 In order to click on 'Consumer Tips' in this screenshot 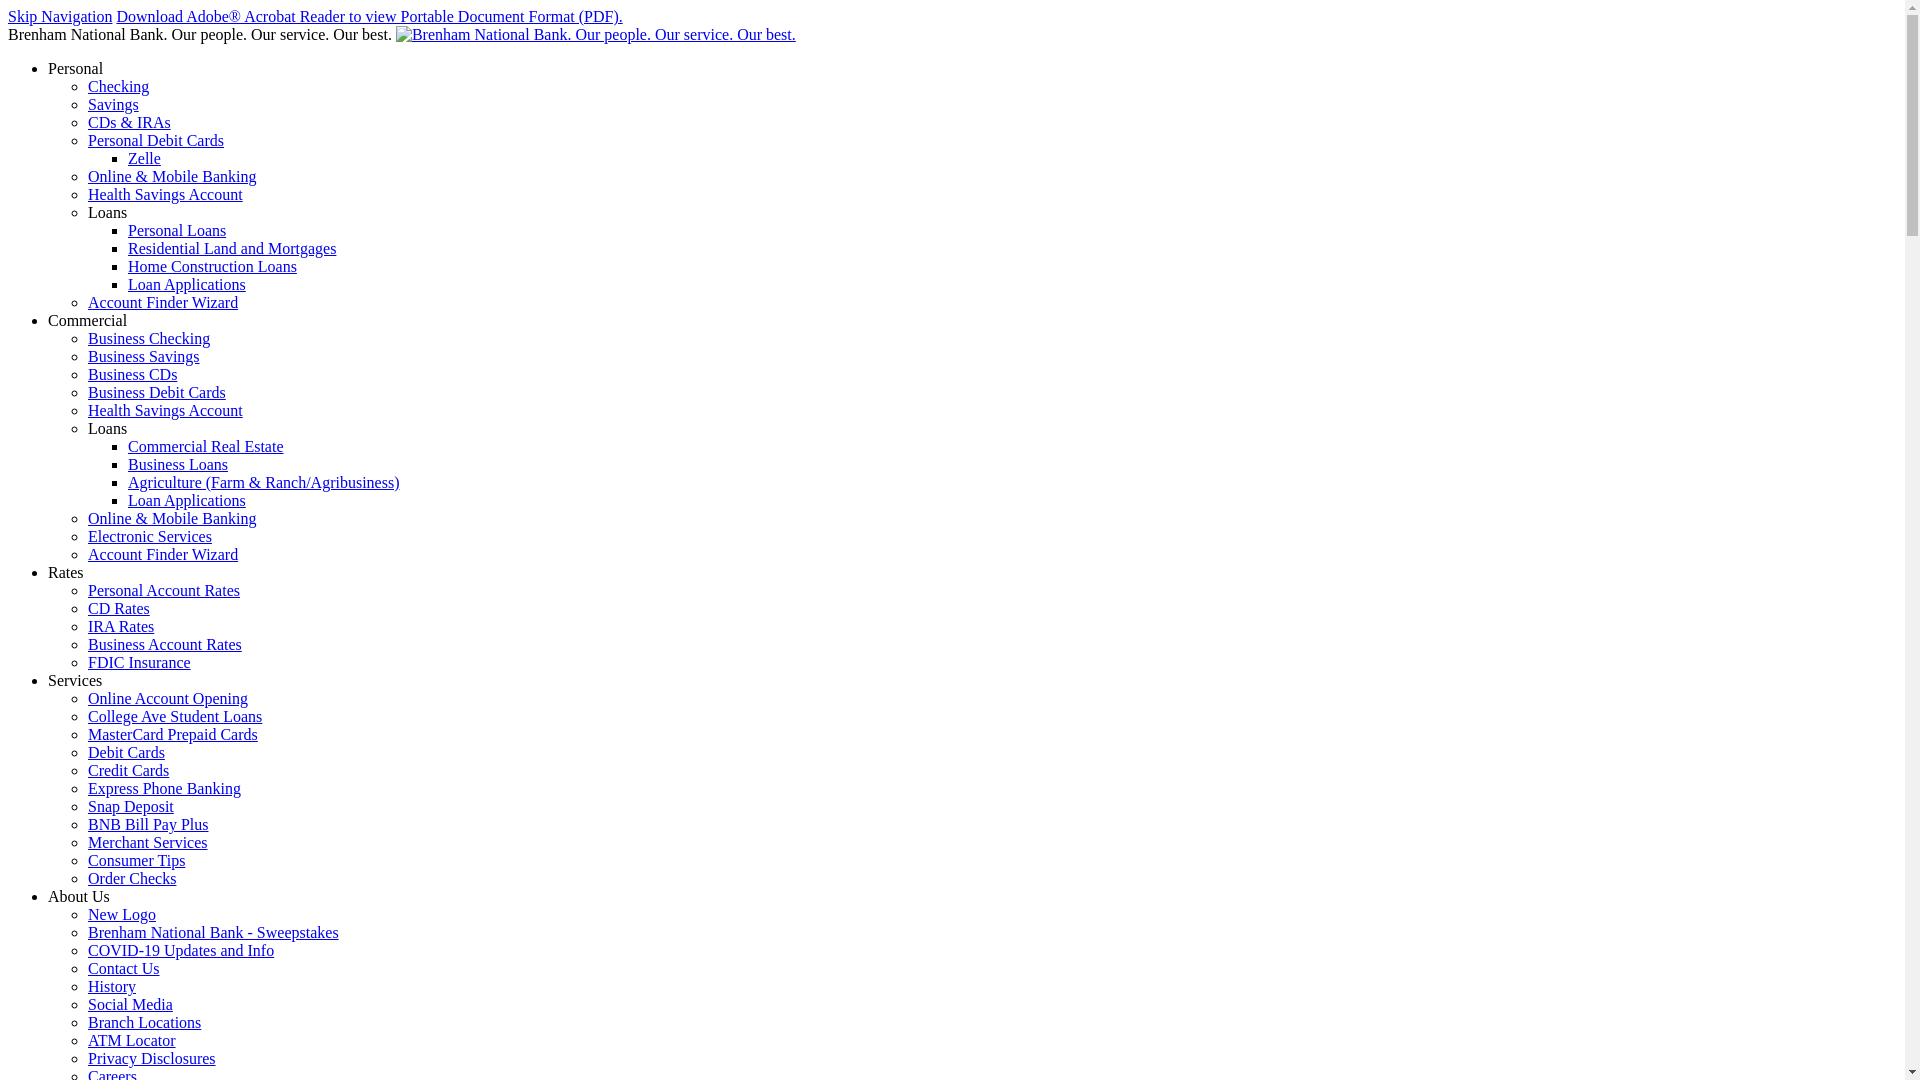, I will do `click(86, 859)`.